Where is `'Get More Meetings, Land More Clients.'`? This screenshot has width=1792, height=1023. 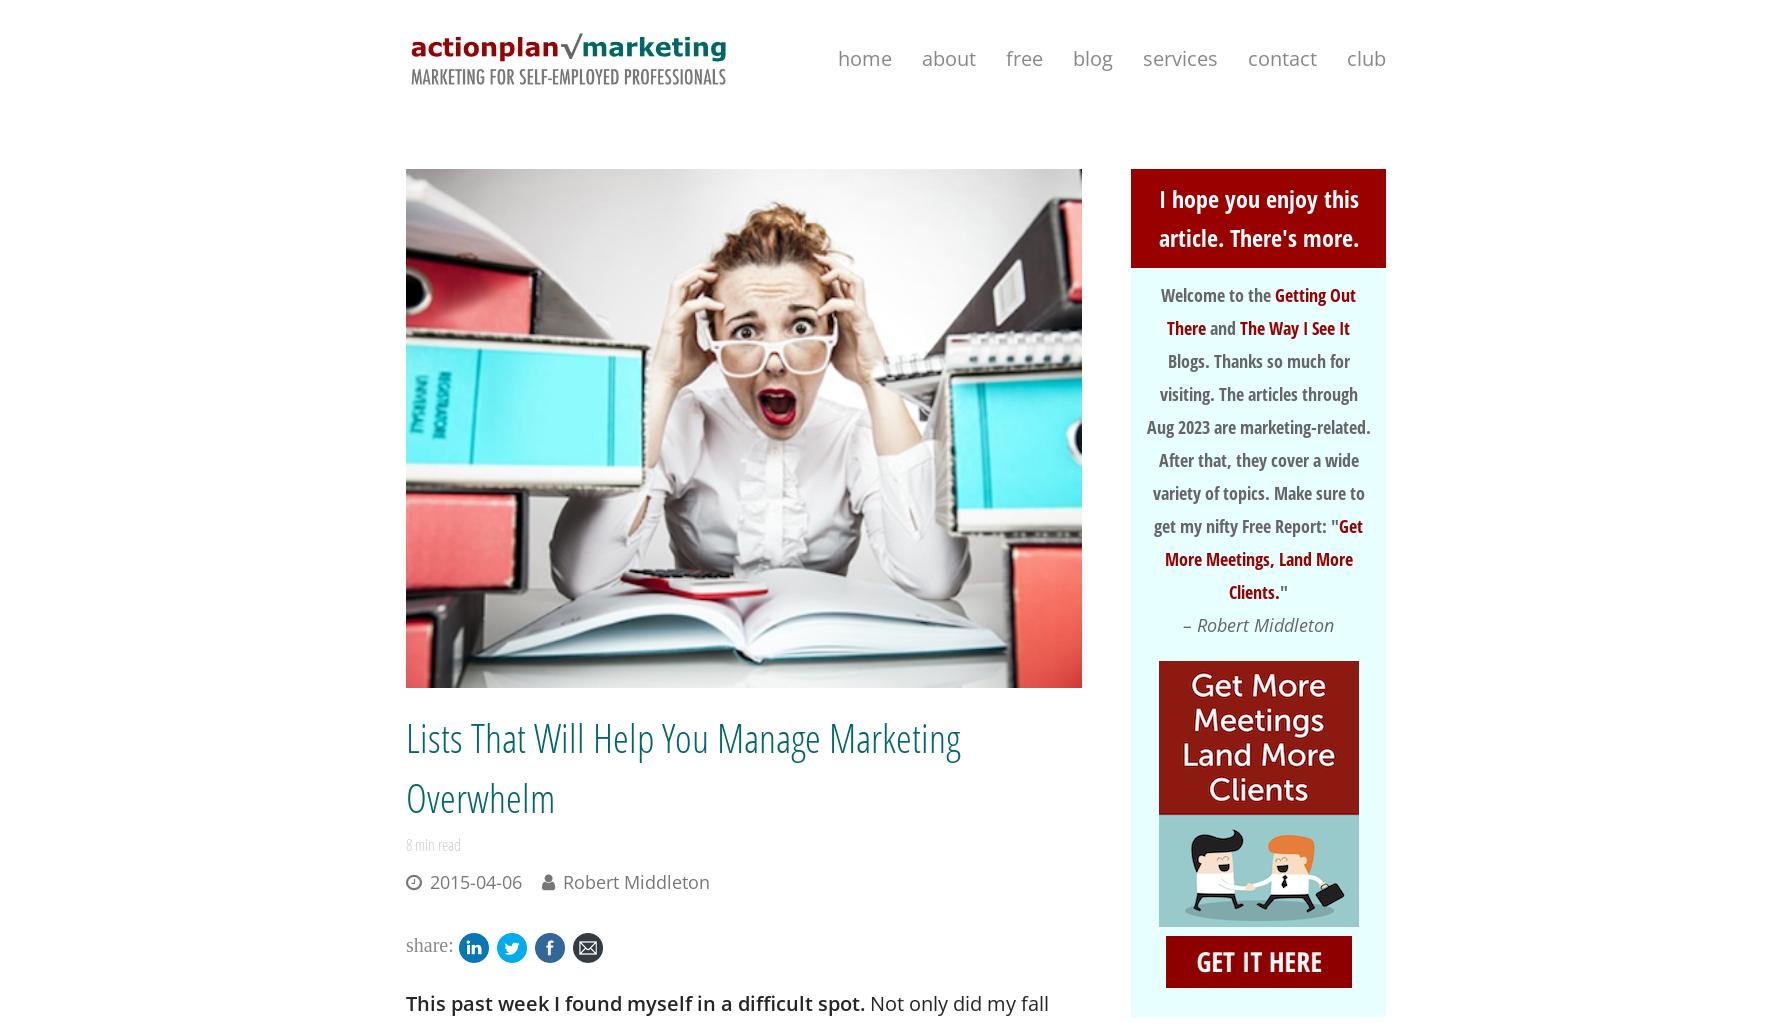
'Get More Meetings, Land More Clients.' is located at coordinates (1263, 558).